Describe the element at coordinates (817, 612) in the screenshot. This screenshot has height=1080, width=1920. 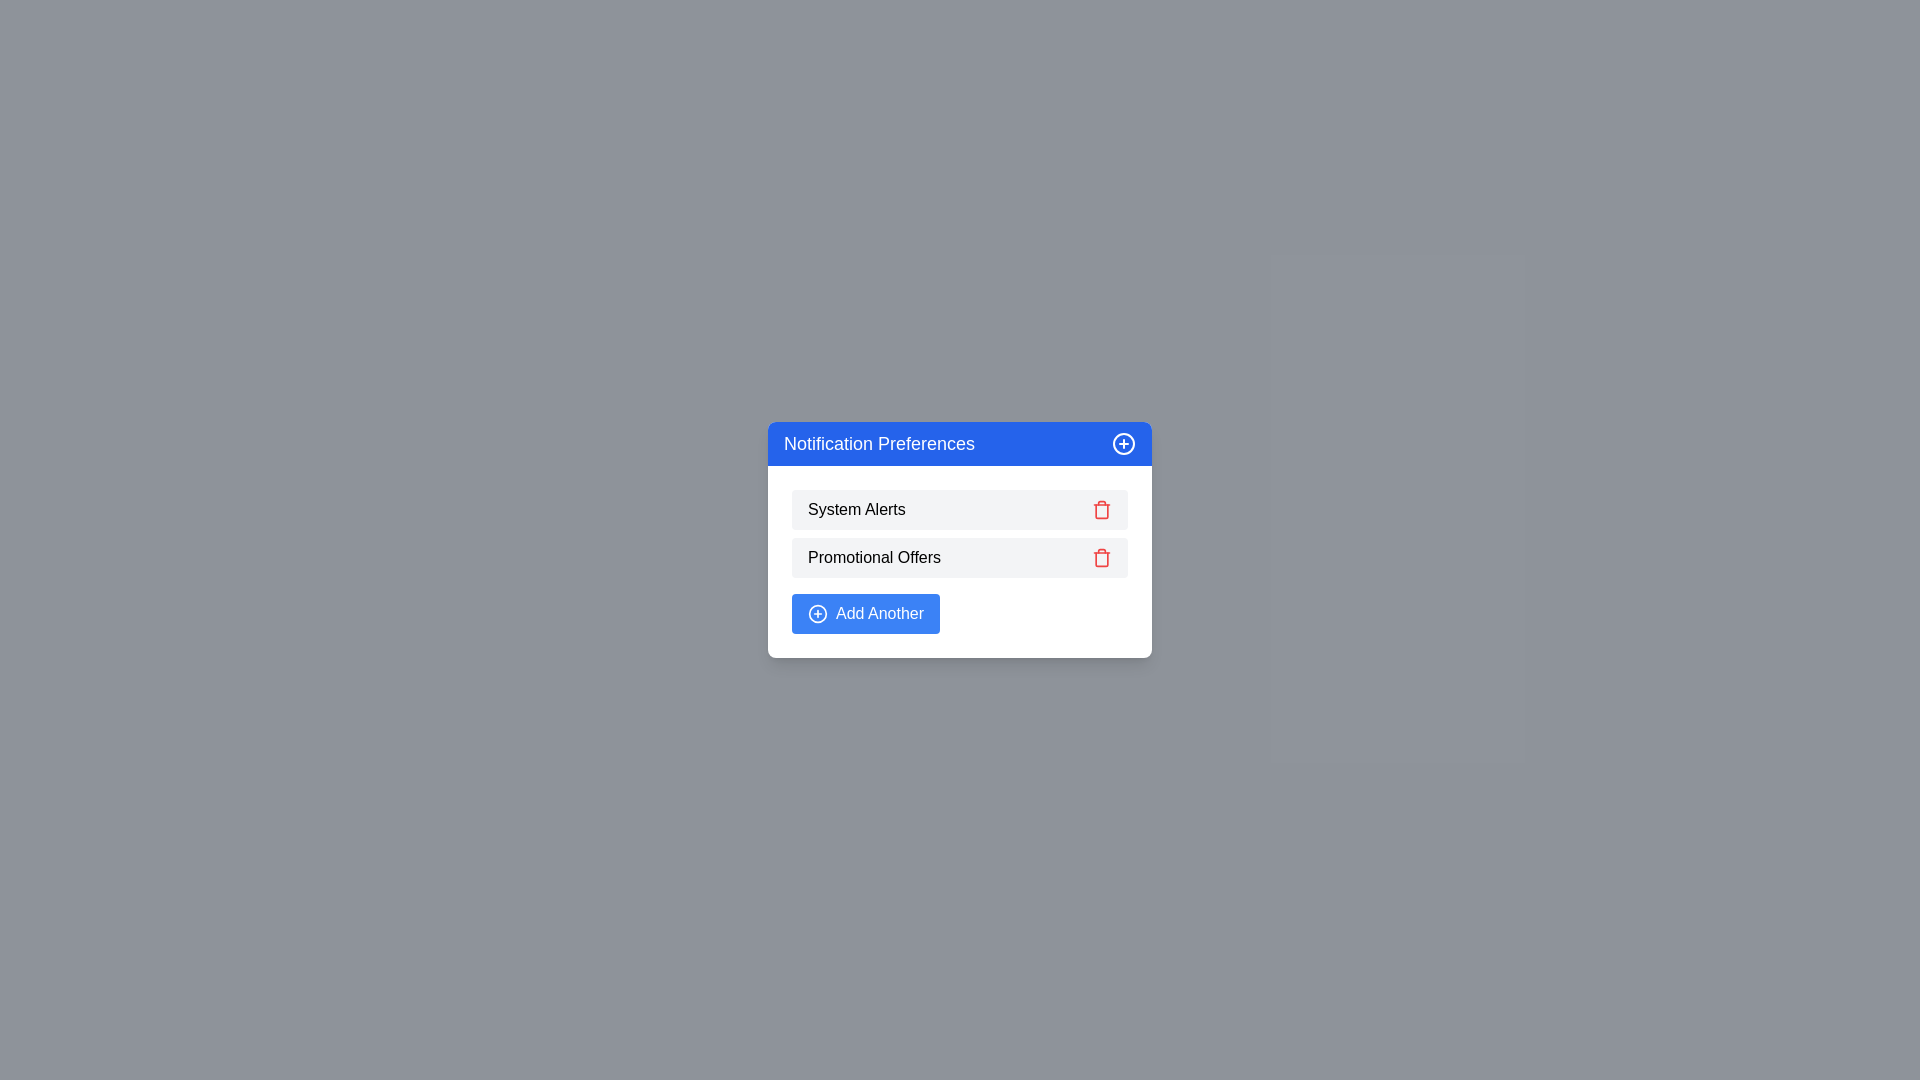
I see `the 'Add Another' button by clicking on the central circular shape within its icon, which serves to signify the add functionality` at that location.